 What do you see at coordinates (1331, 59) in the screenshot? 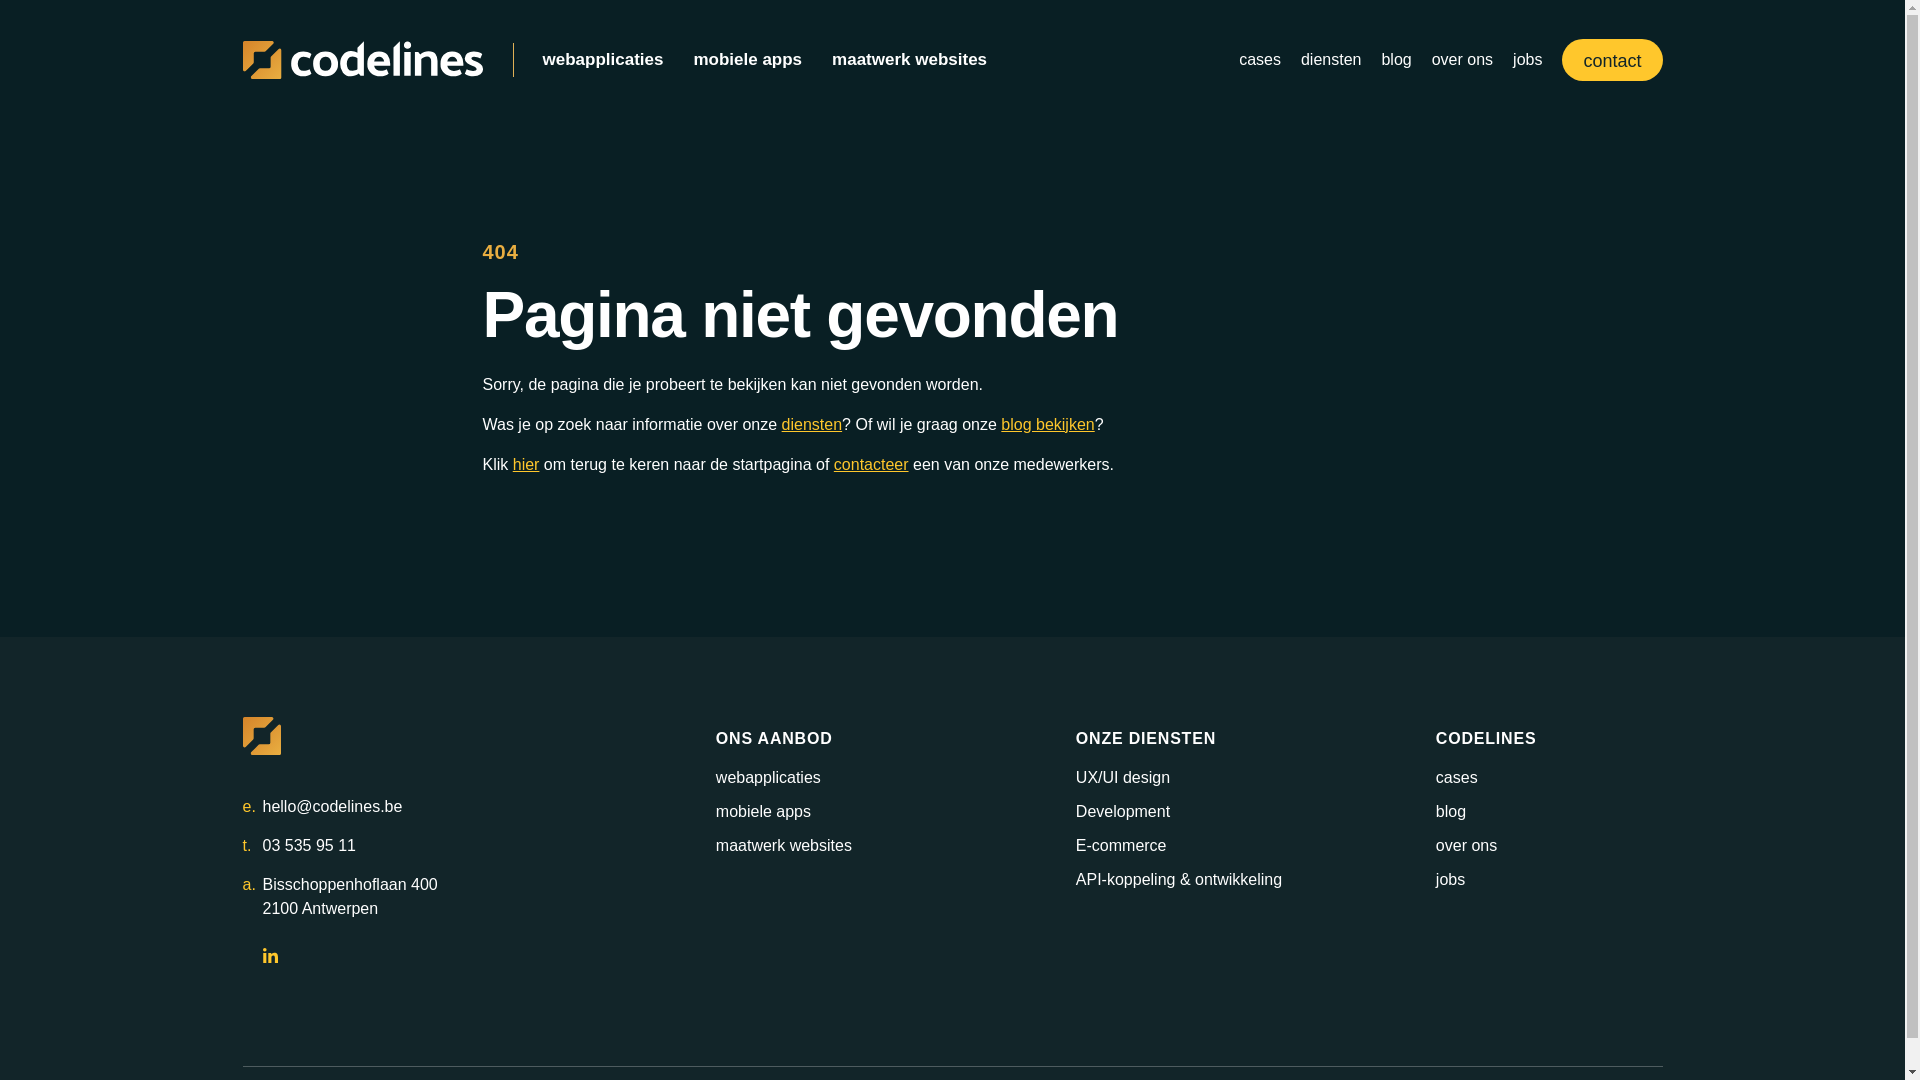
I see `'diensten'` at bounding box center [1331, 59].